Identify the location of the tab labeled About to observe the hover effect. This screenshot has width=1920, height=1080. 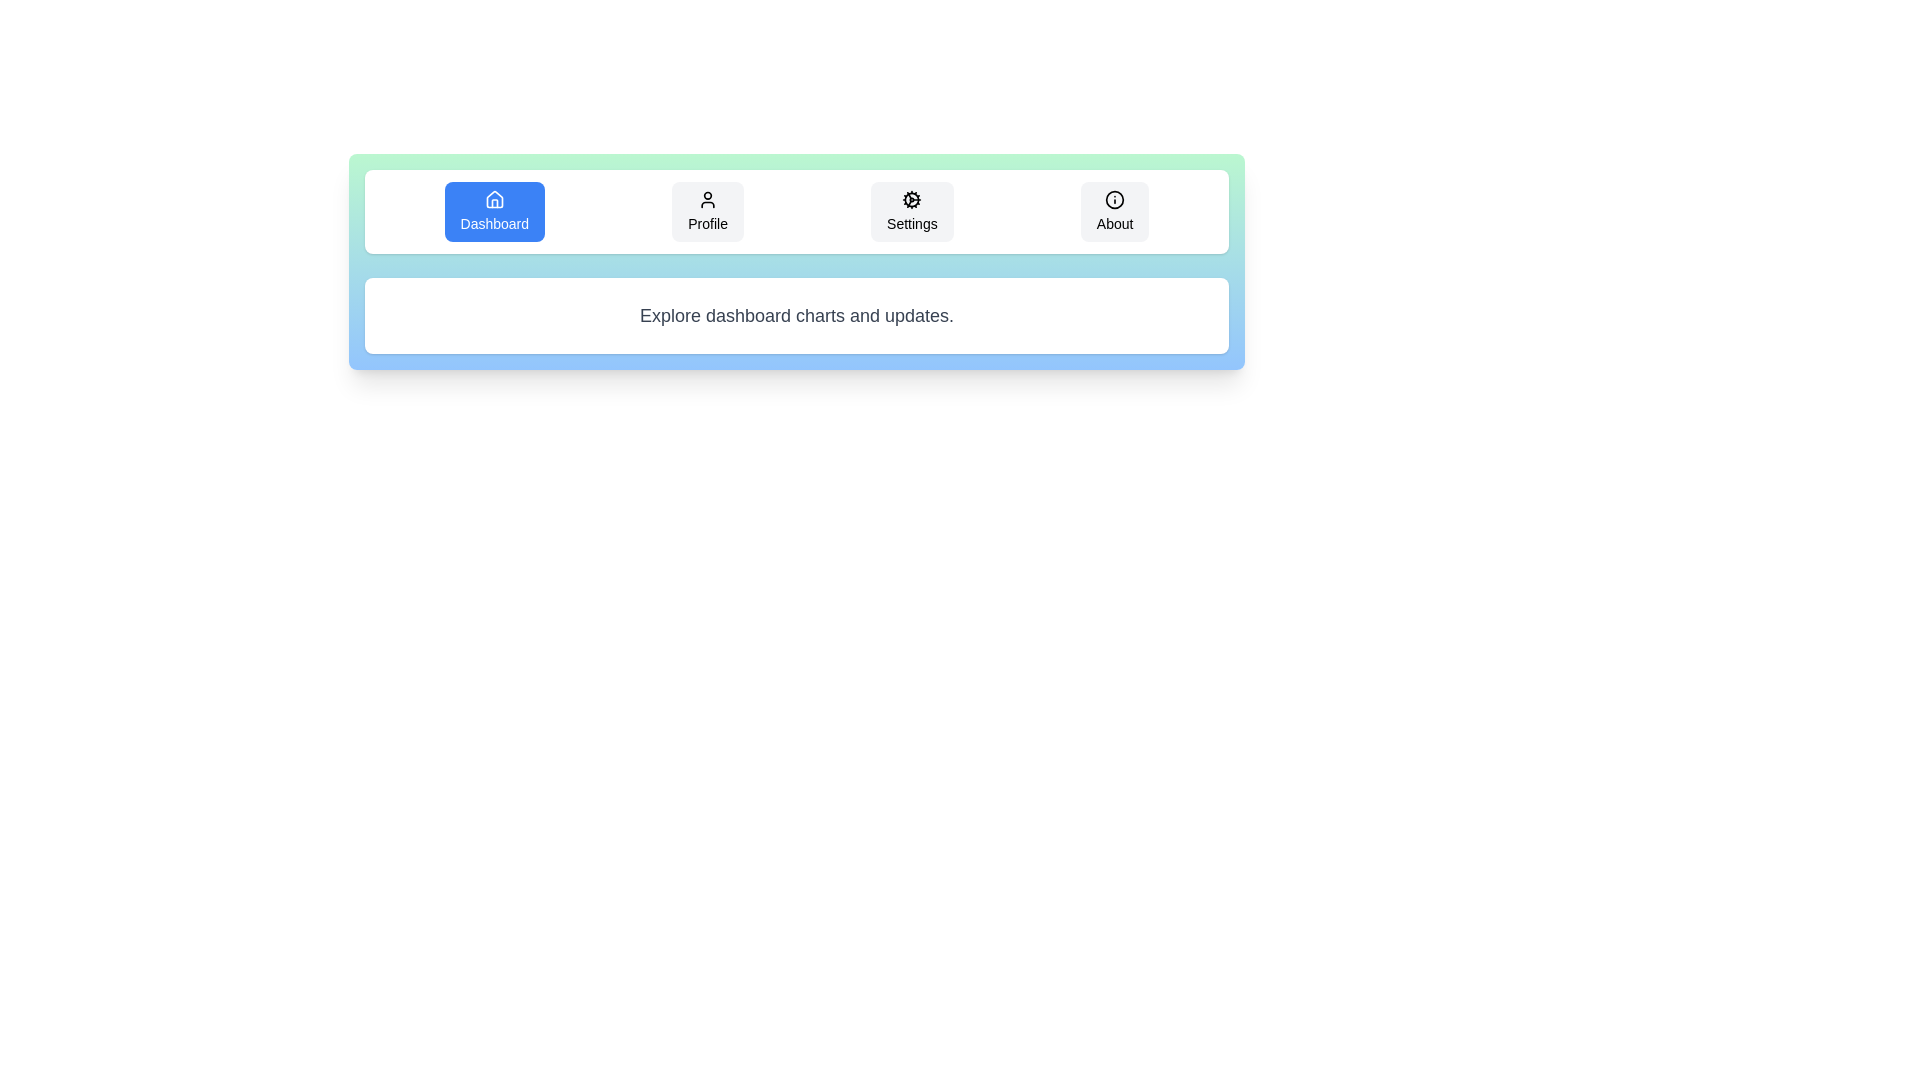
(1114, 212).